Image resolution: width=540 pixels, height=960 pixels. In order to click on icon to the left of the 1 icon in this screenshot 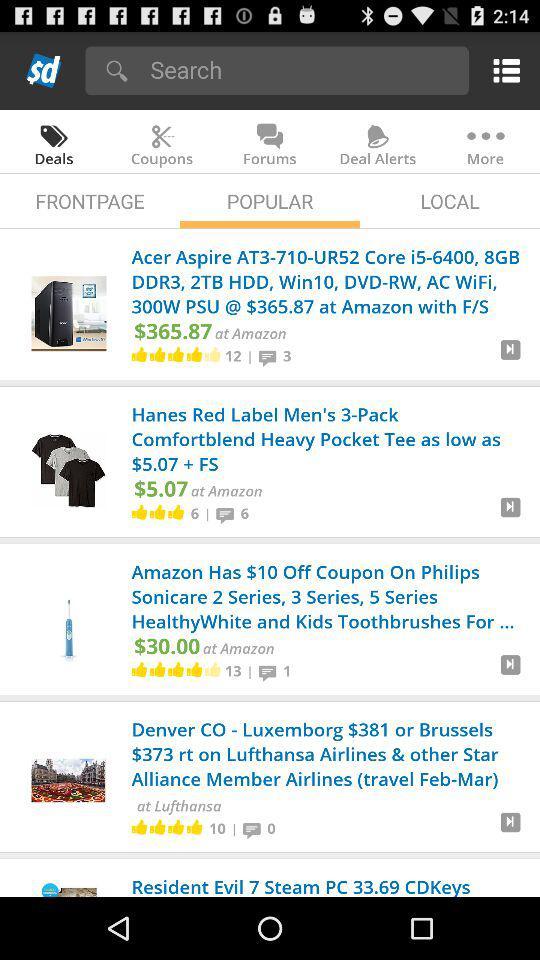, I will do `click(270, 671)`.